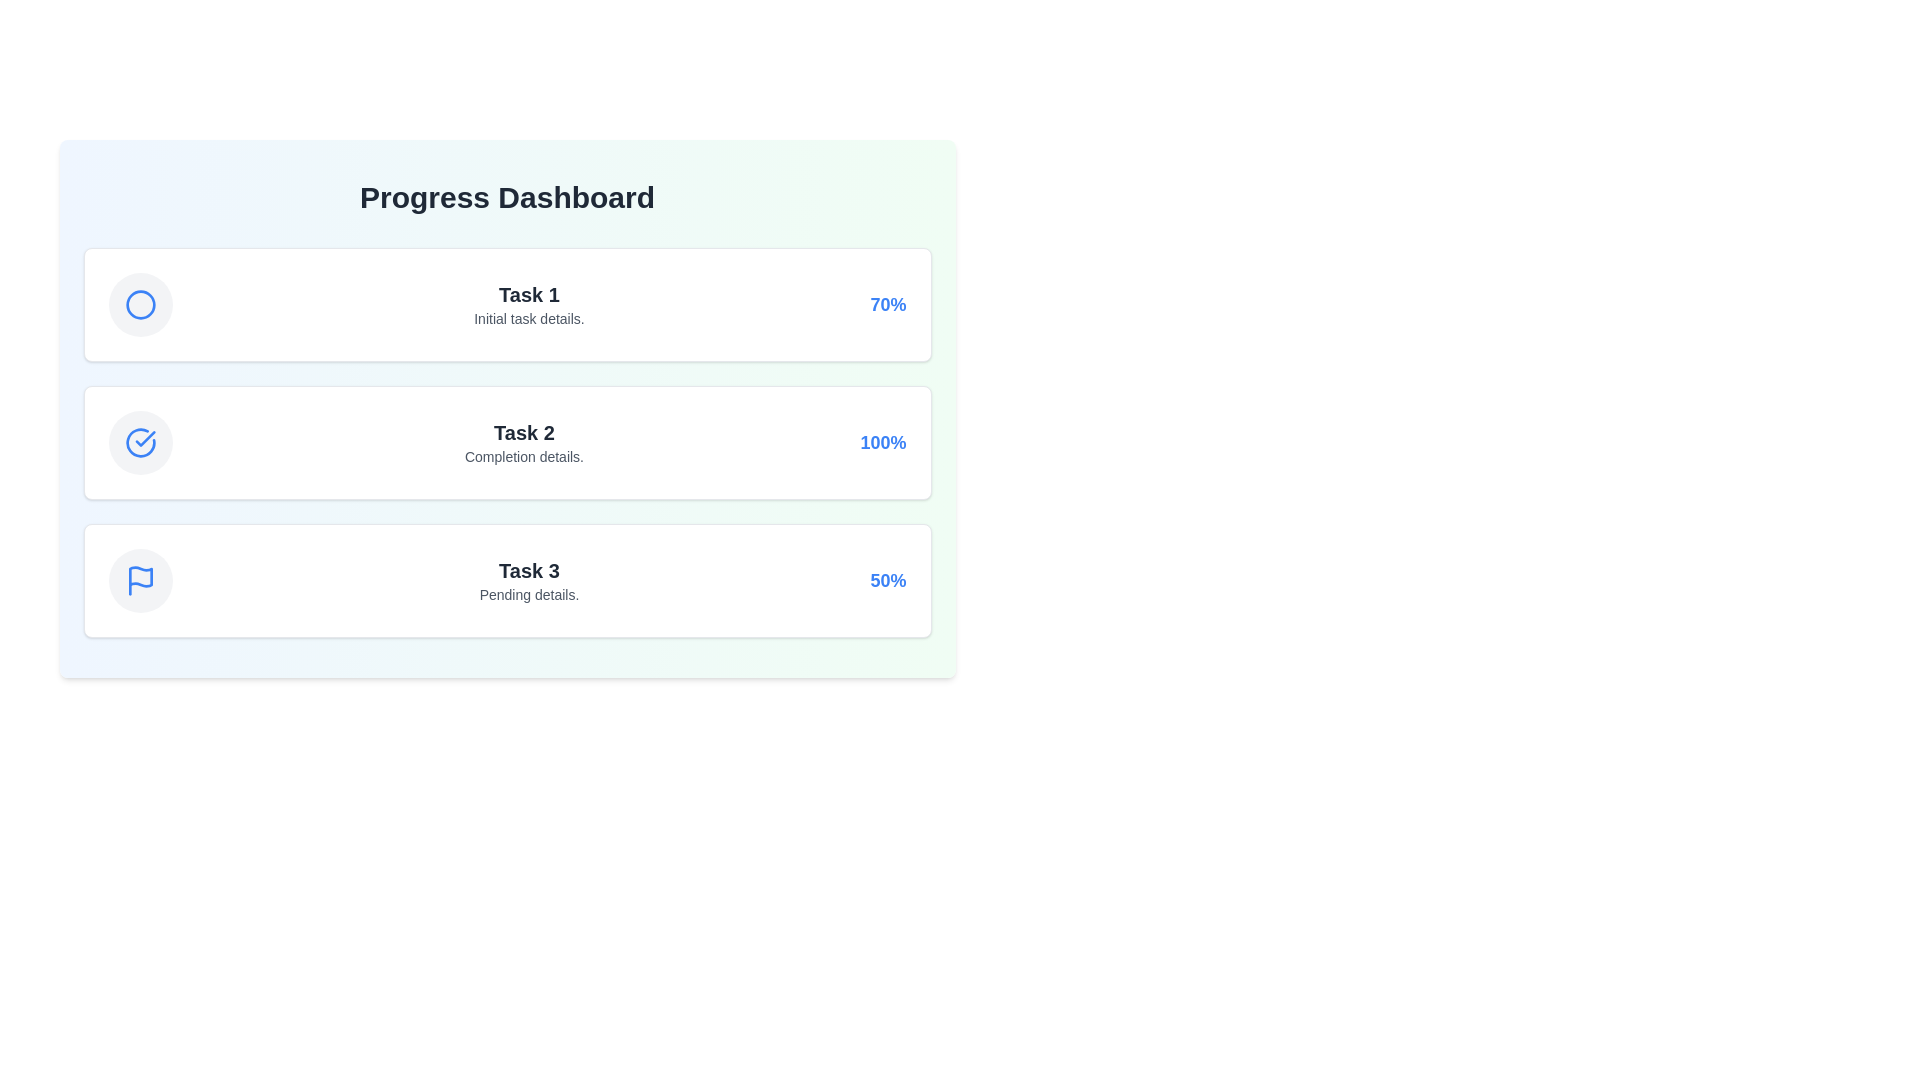 The width and height of the screenshot is (1920, 1080). What do you see at coordinates (139, 581) in the screenshot?
I see `the flag icon that signifies the status of the third task in the progress dashboard, located to the left of 'Task 3' and 'Pending details.'` at bounding box center [139, 581].